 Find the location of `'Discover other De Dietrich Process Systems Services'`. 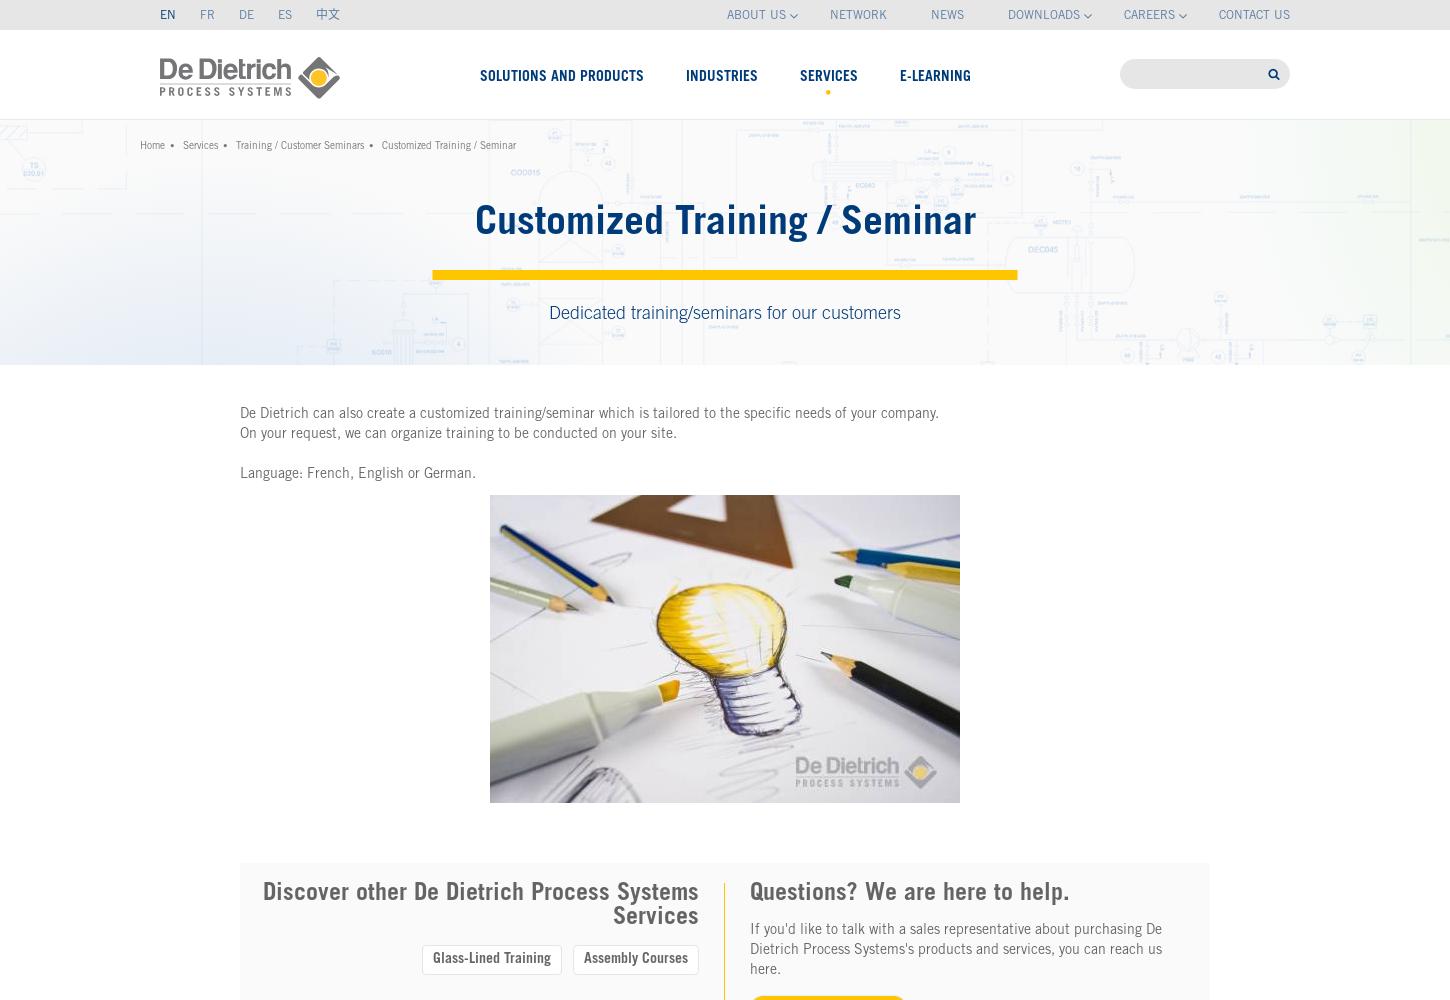

'Discover other De Dietrich Process Systems Services' is located at coordinates (479, 907).